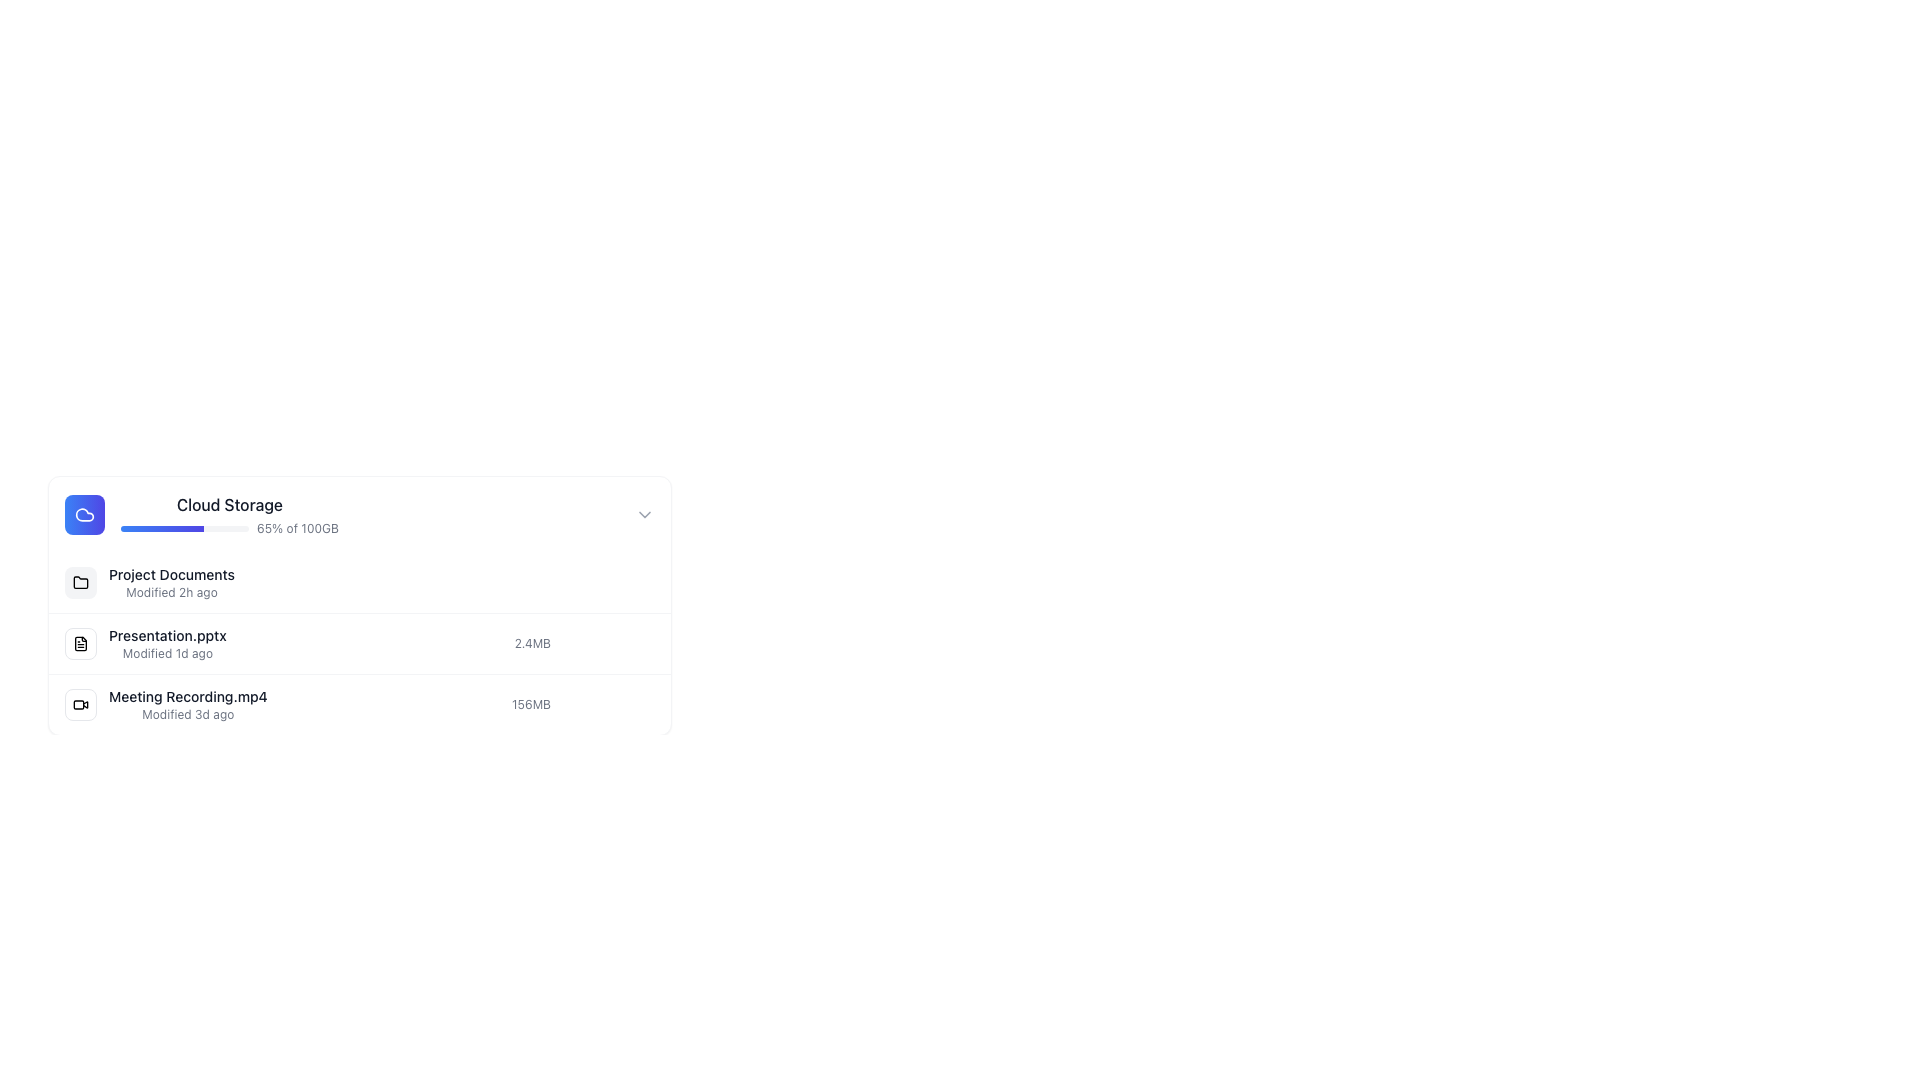  I want to click on the storage progress bar, so click(119, 527).